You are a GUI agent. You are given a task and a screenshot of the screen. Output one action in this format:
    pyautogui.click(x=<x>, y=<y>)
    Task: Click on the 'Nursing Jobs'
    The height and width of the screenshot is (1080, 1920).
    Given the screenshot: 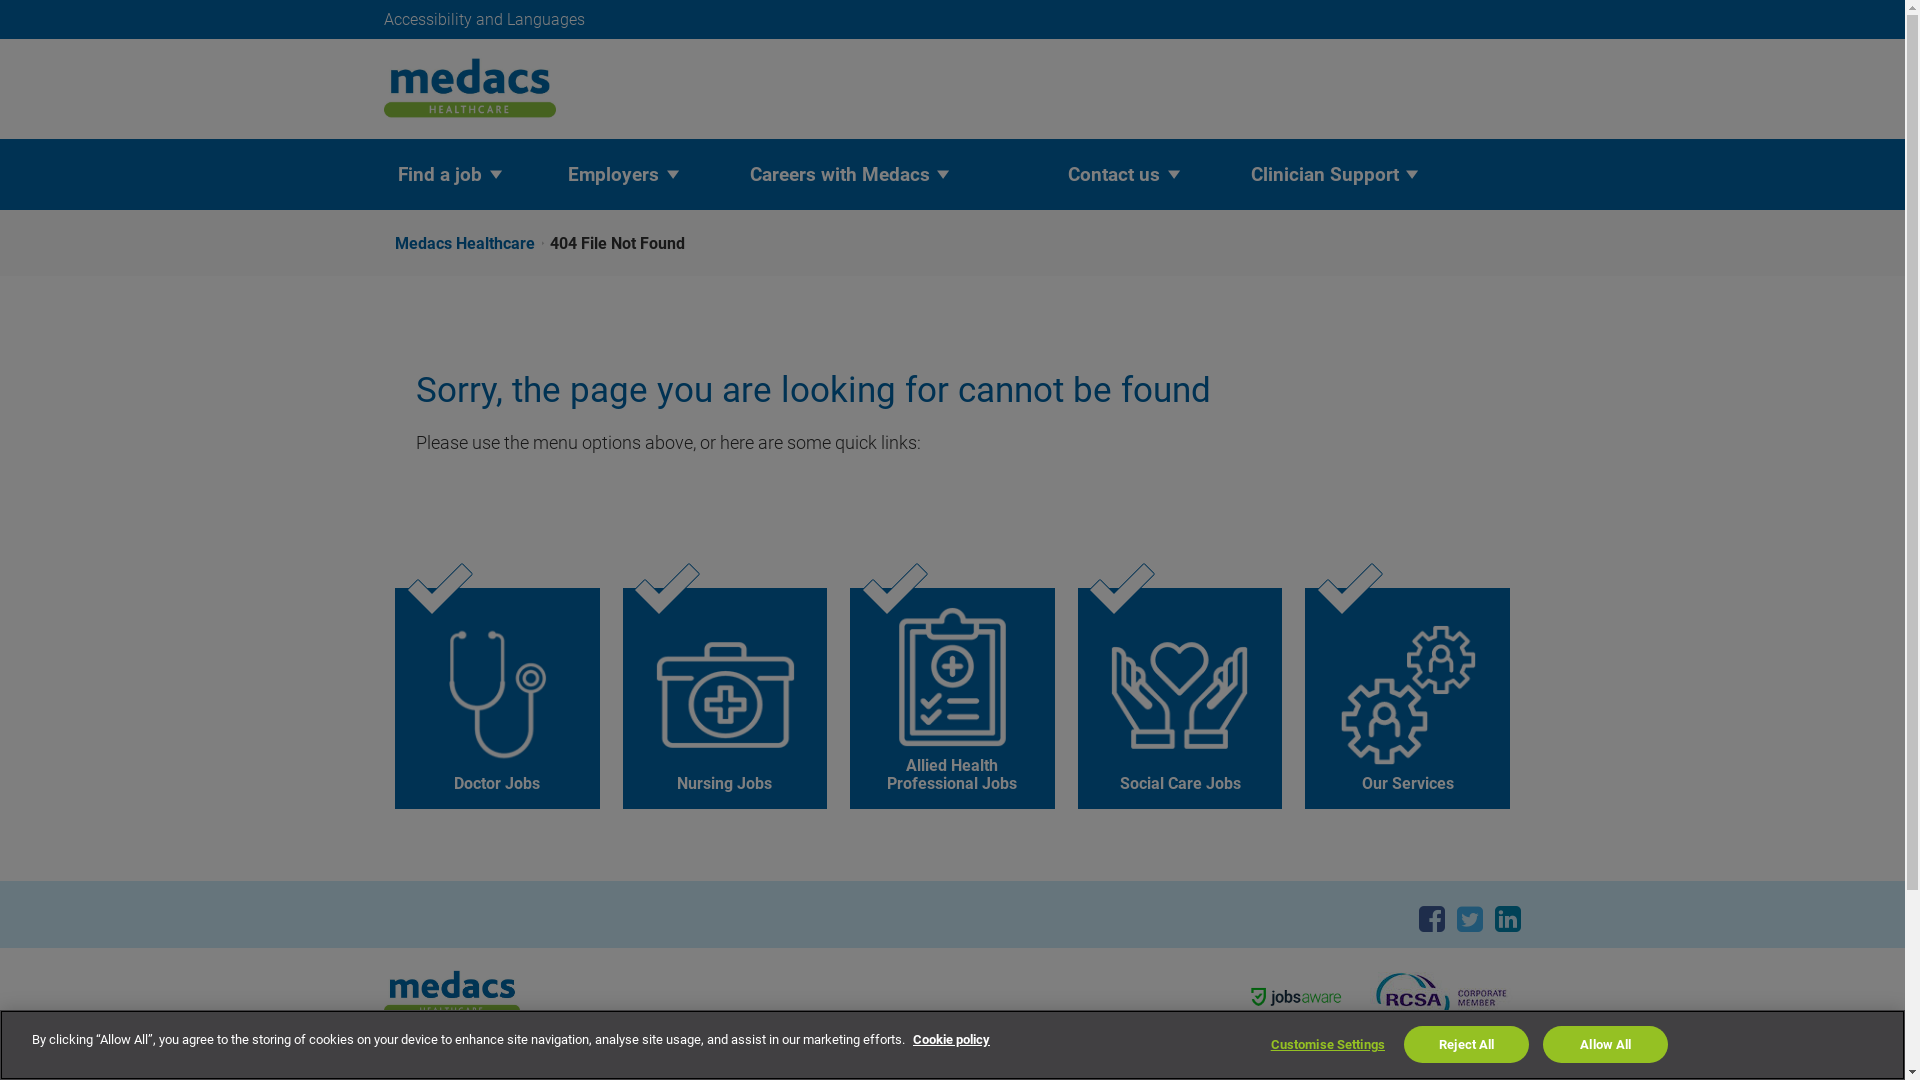 What is the action you would take?
    pyautogui.click(x=724, y=697)
    